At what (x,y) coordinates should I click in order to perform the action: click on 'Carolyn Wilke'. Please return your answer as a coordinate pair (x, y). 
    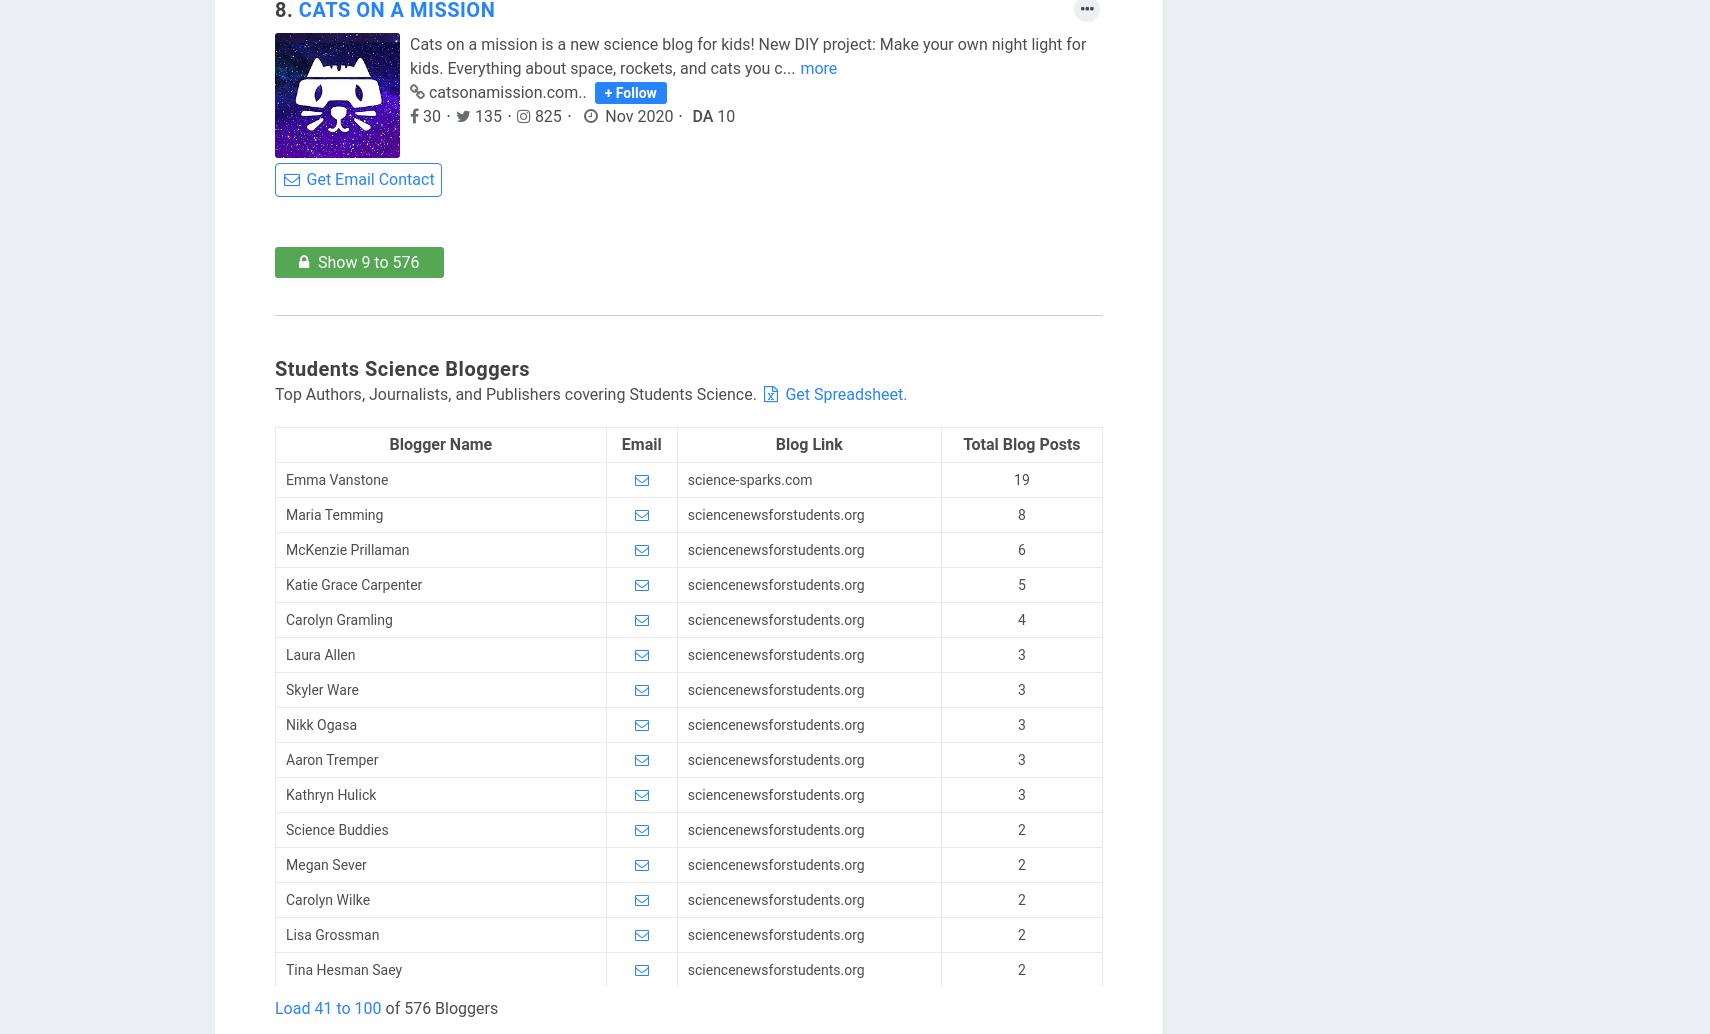
    Looking at the image, I should click on (285, 897).